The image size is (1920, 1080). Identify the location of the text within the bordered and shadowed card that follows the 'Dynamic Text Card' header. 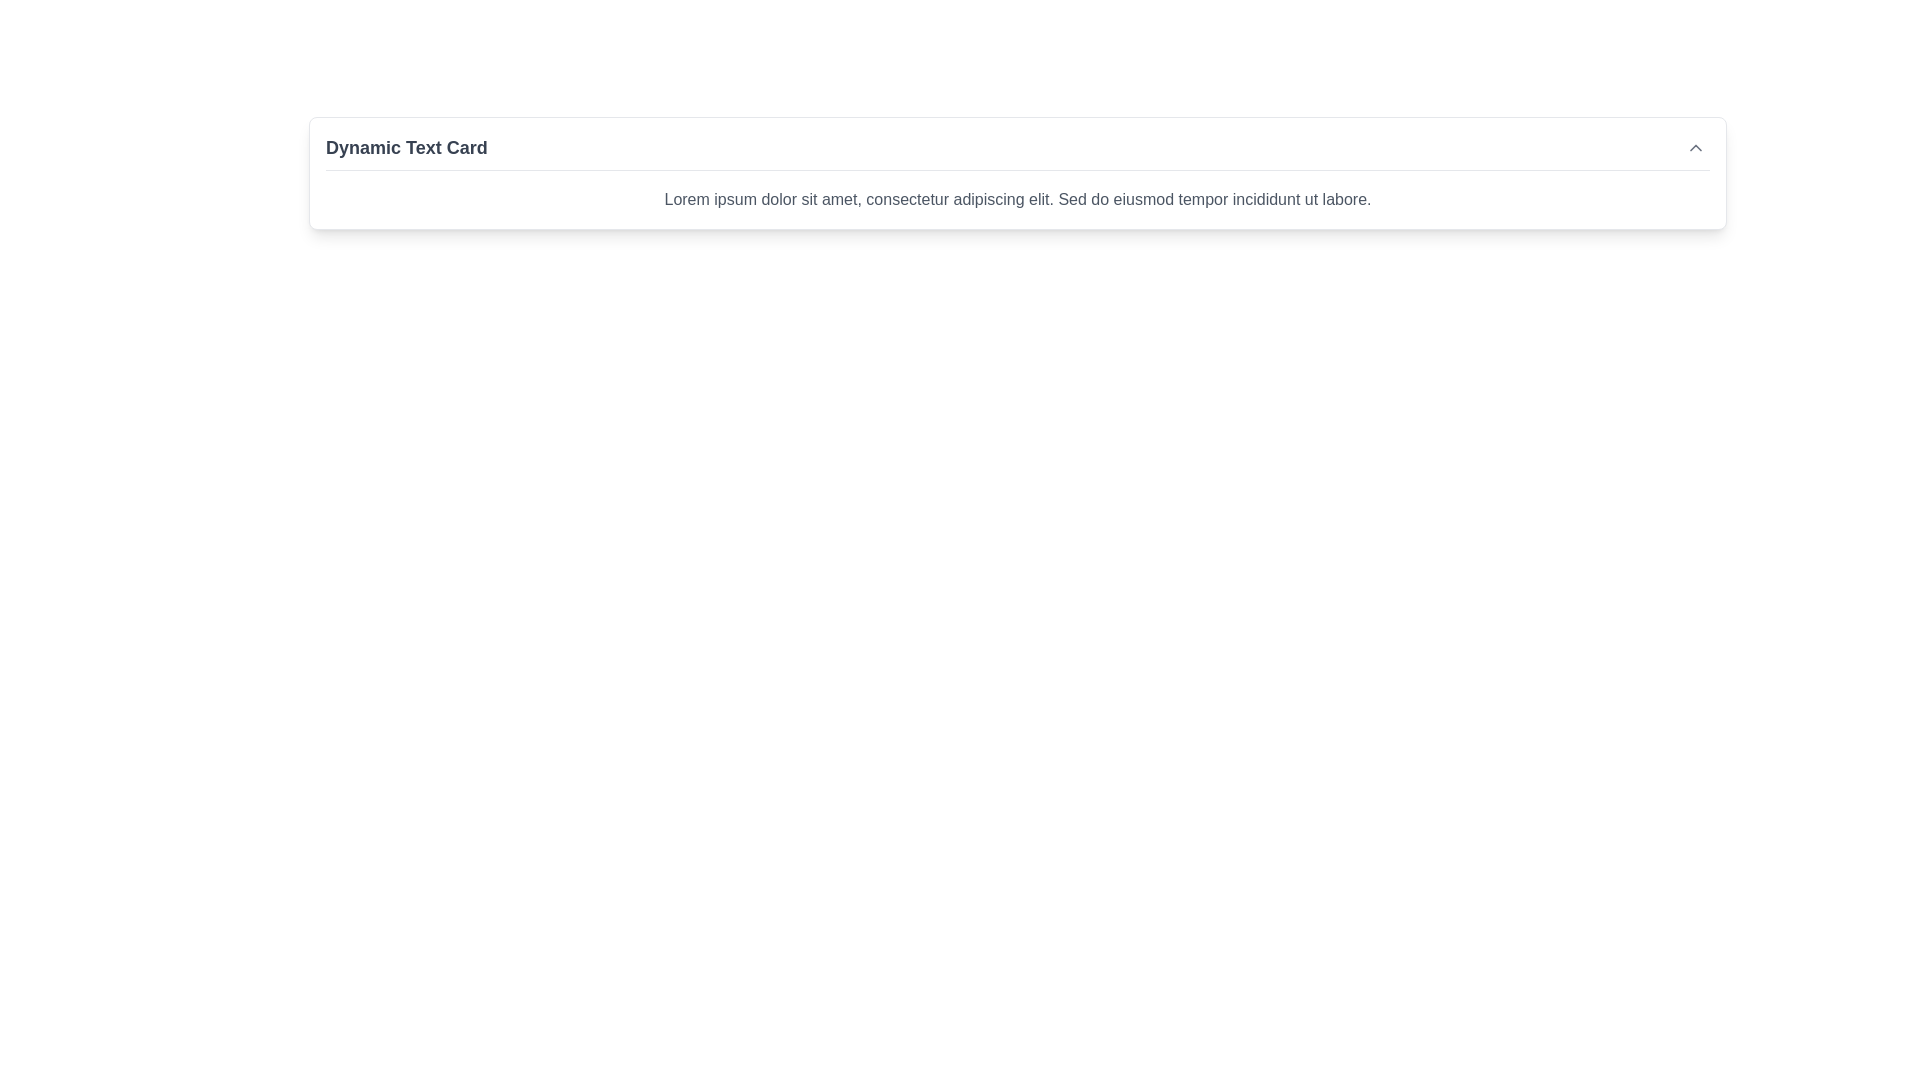
(1017, 200).